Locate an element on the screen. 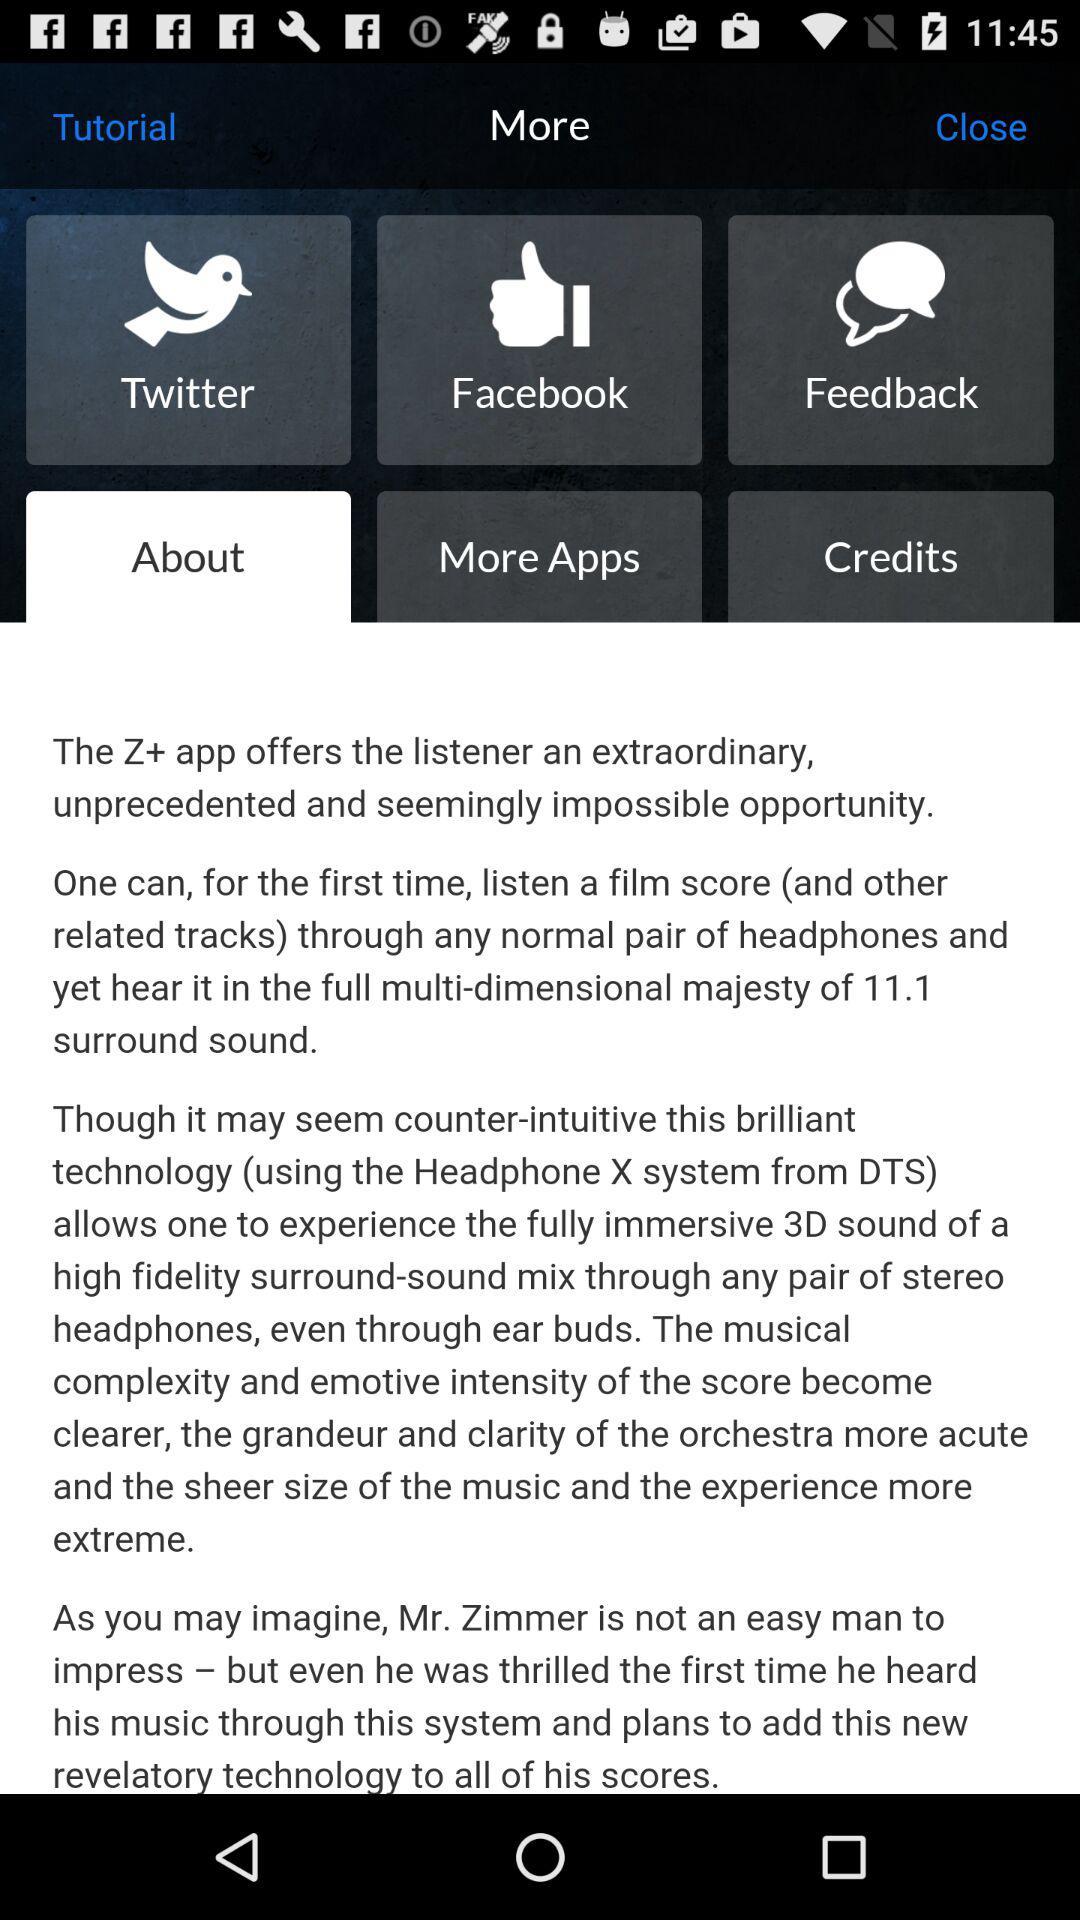 The image size is (1080, 1920). twitter icon is located at coordinates (188, 340).